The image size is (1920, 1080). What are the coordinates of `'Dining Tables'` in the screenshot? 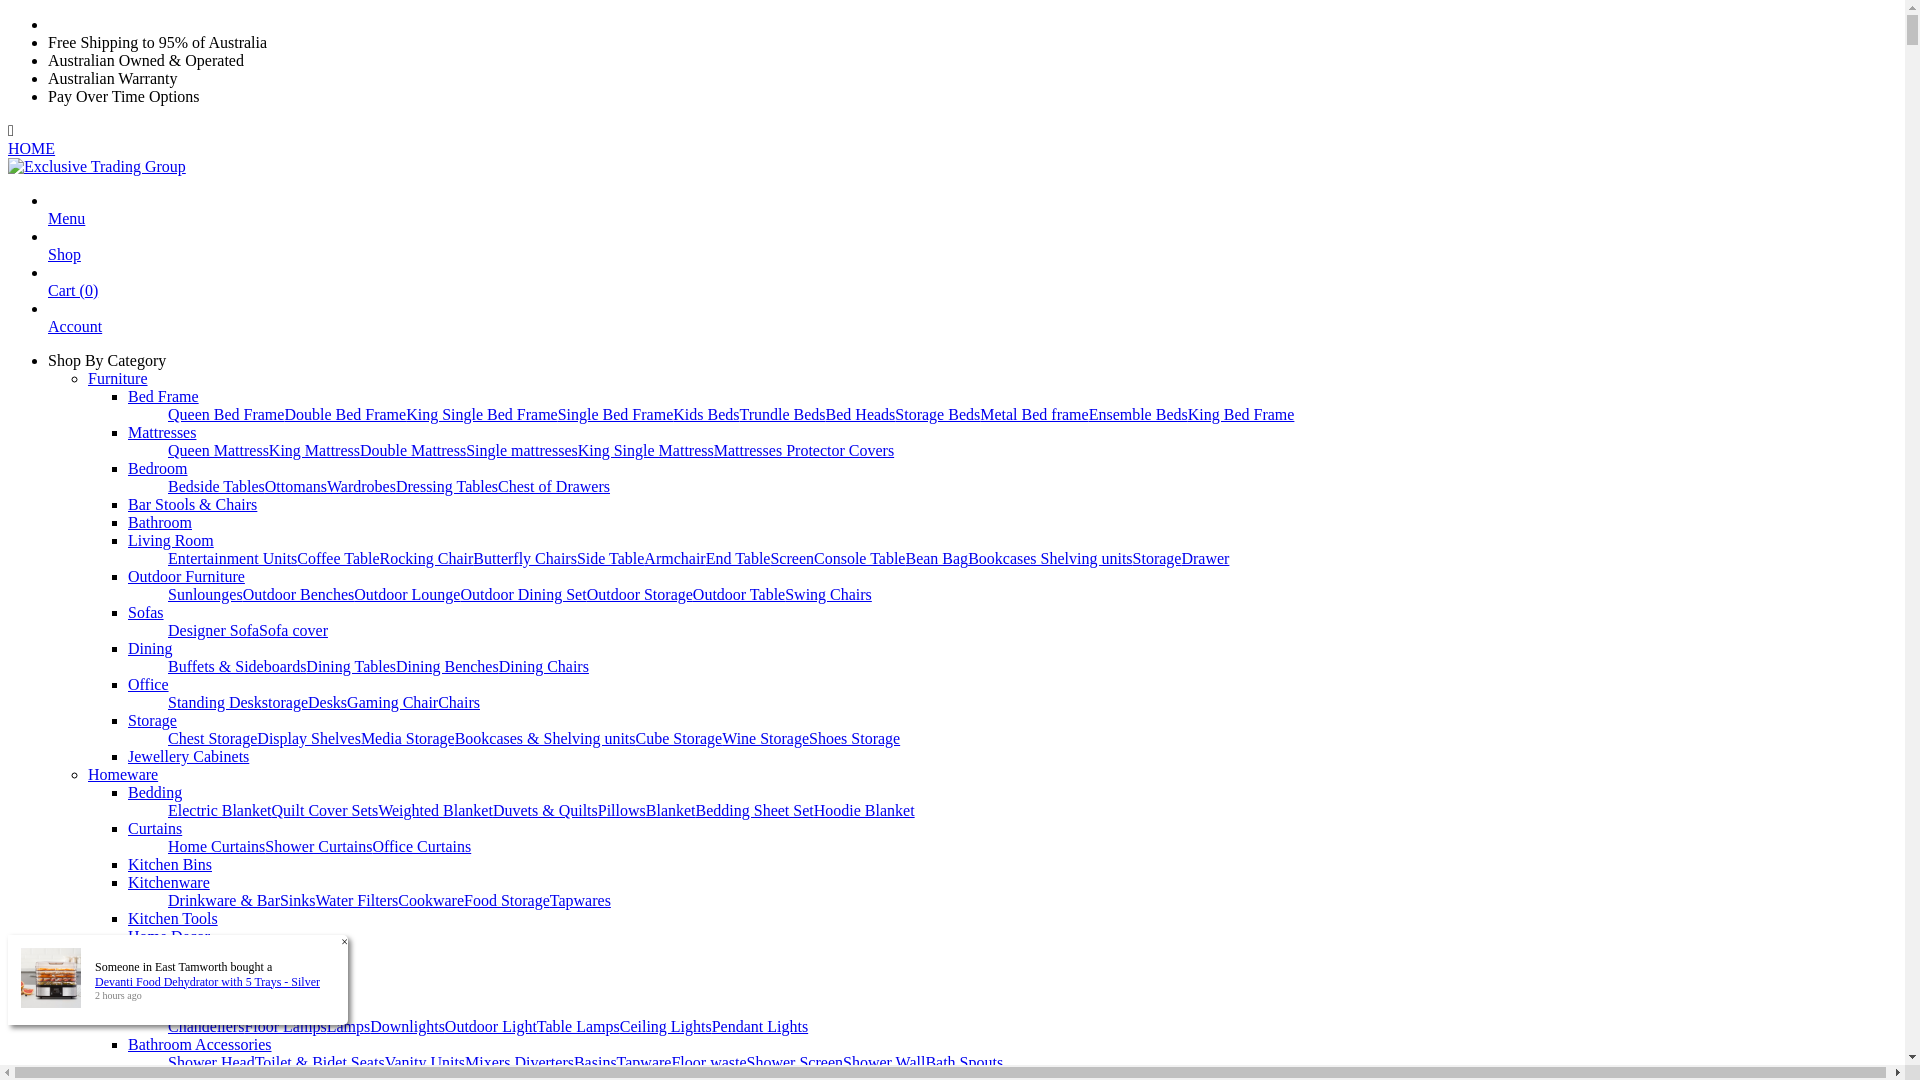 It's located at (350, 666).